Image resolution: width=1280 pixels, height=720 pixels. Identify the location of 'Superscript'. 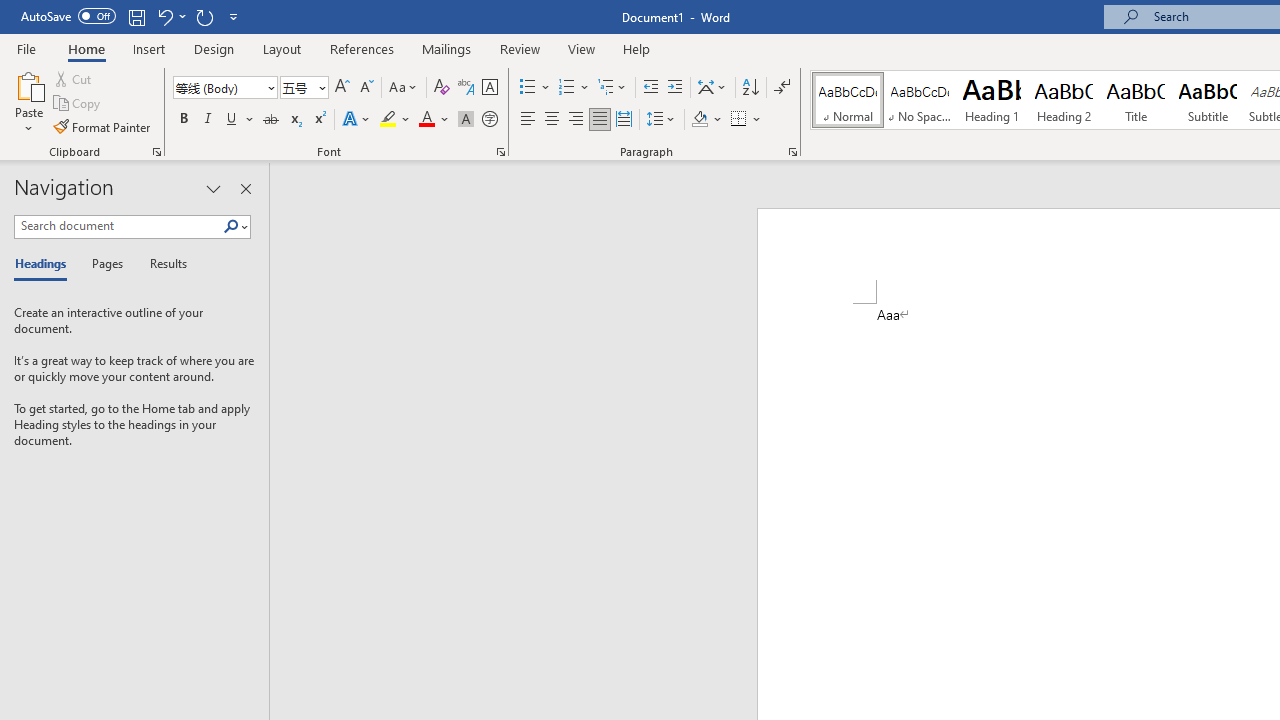
(318, 119).